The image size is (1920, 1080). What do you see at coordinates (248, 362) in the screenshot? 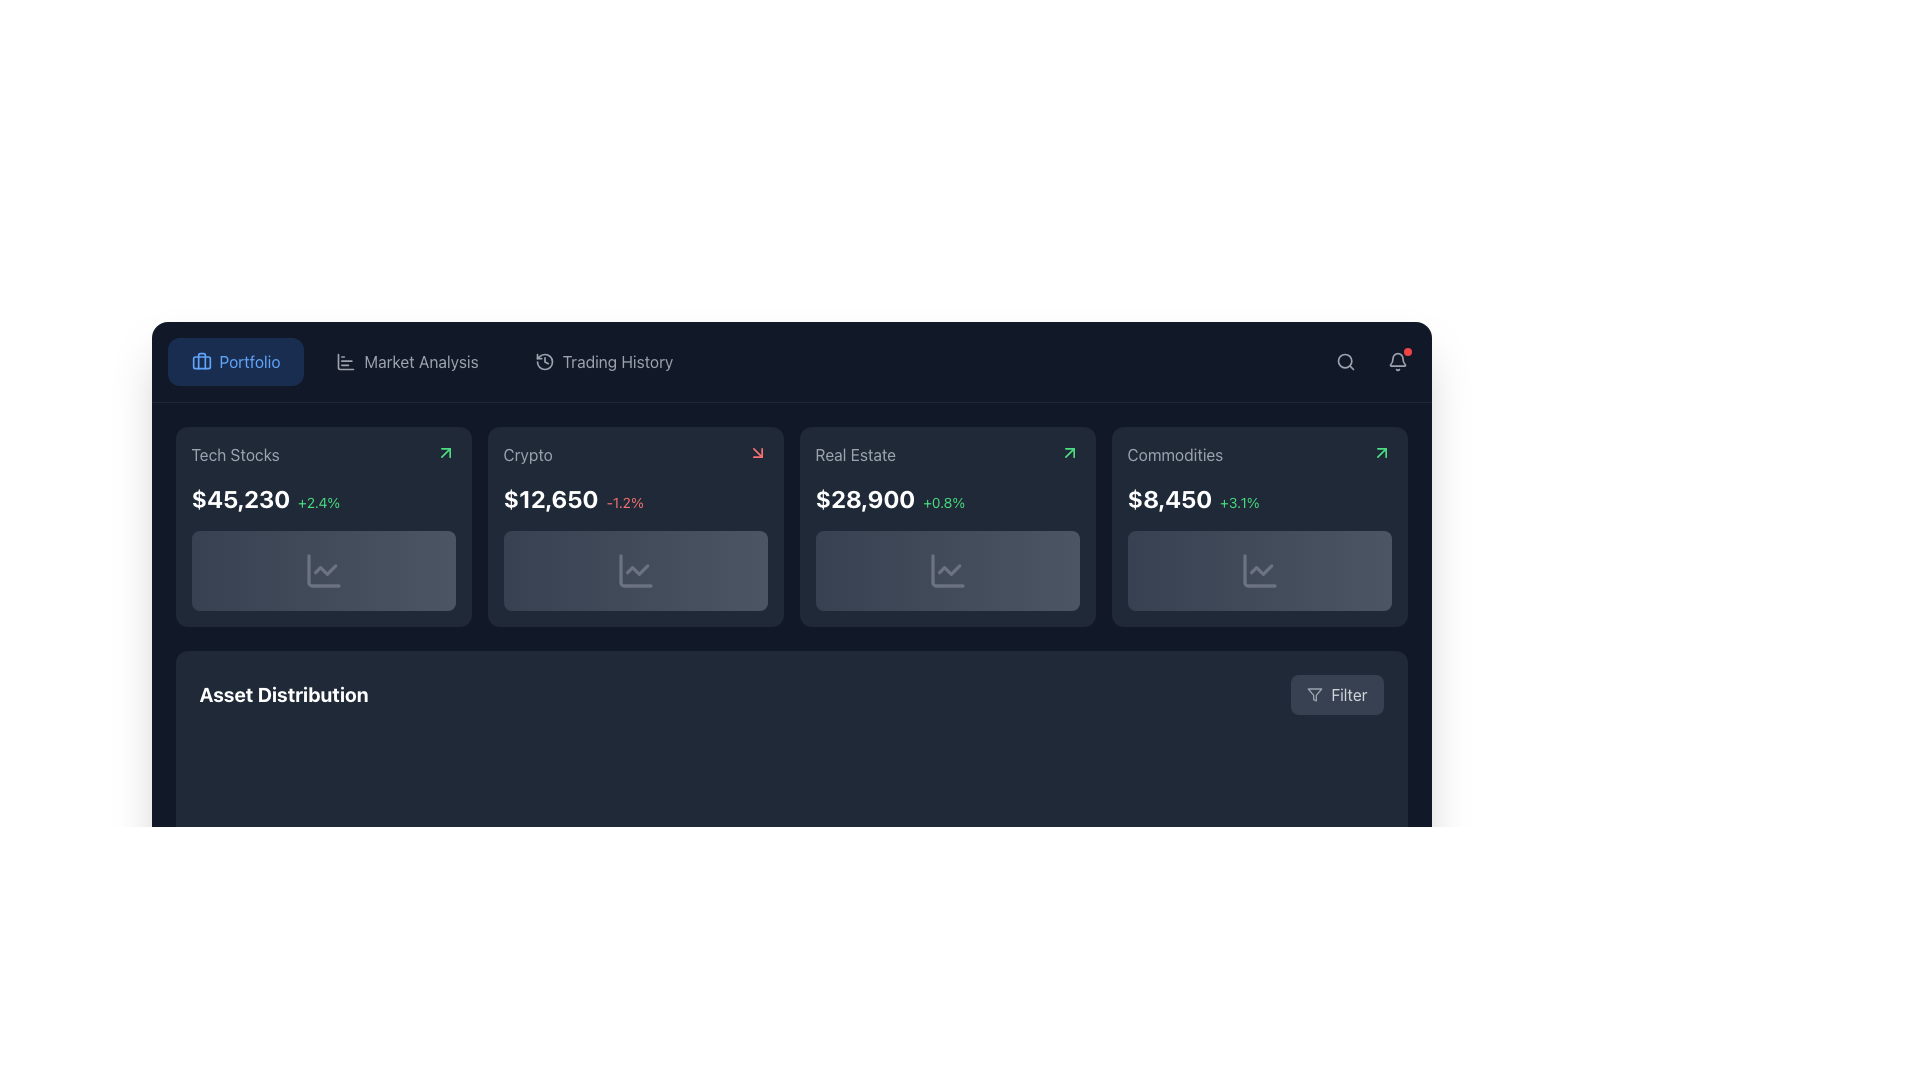
I see `text label that describes the purpose of the 'Portfolio' button, which is positioned to the right of a briefcase icon` at bounding box center [248, 362].